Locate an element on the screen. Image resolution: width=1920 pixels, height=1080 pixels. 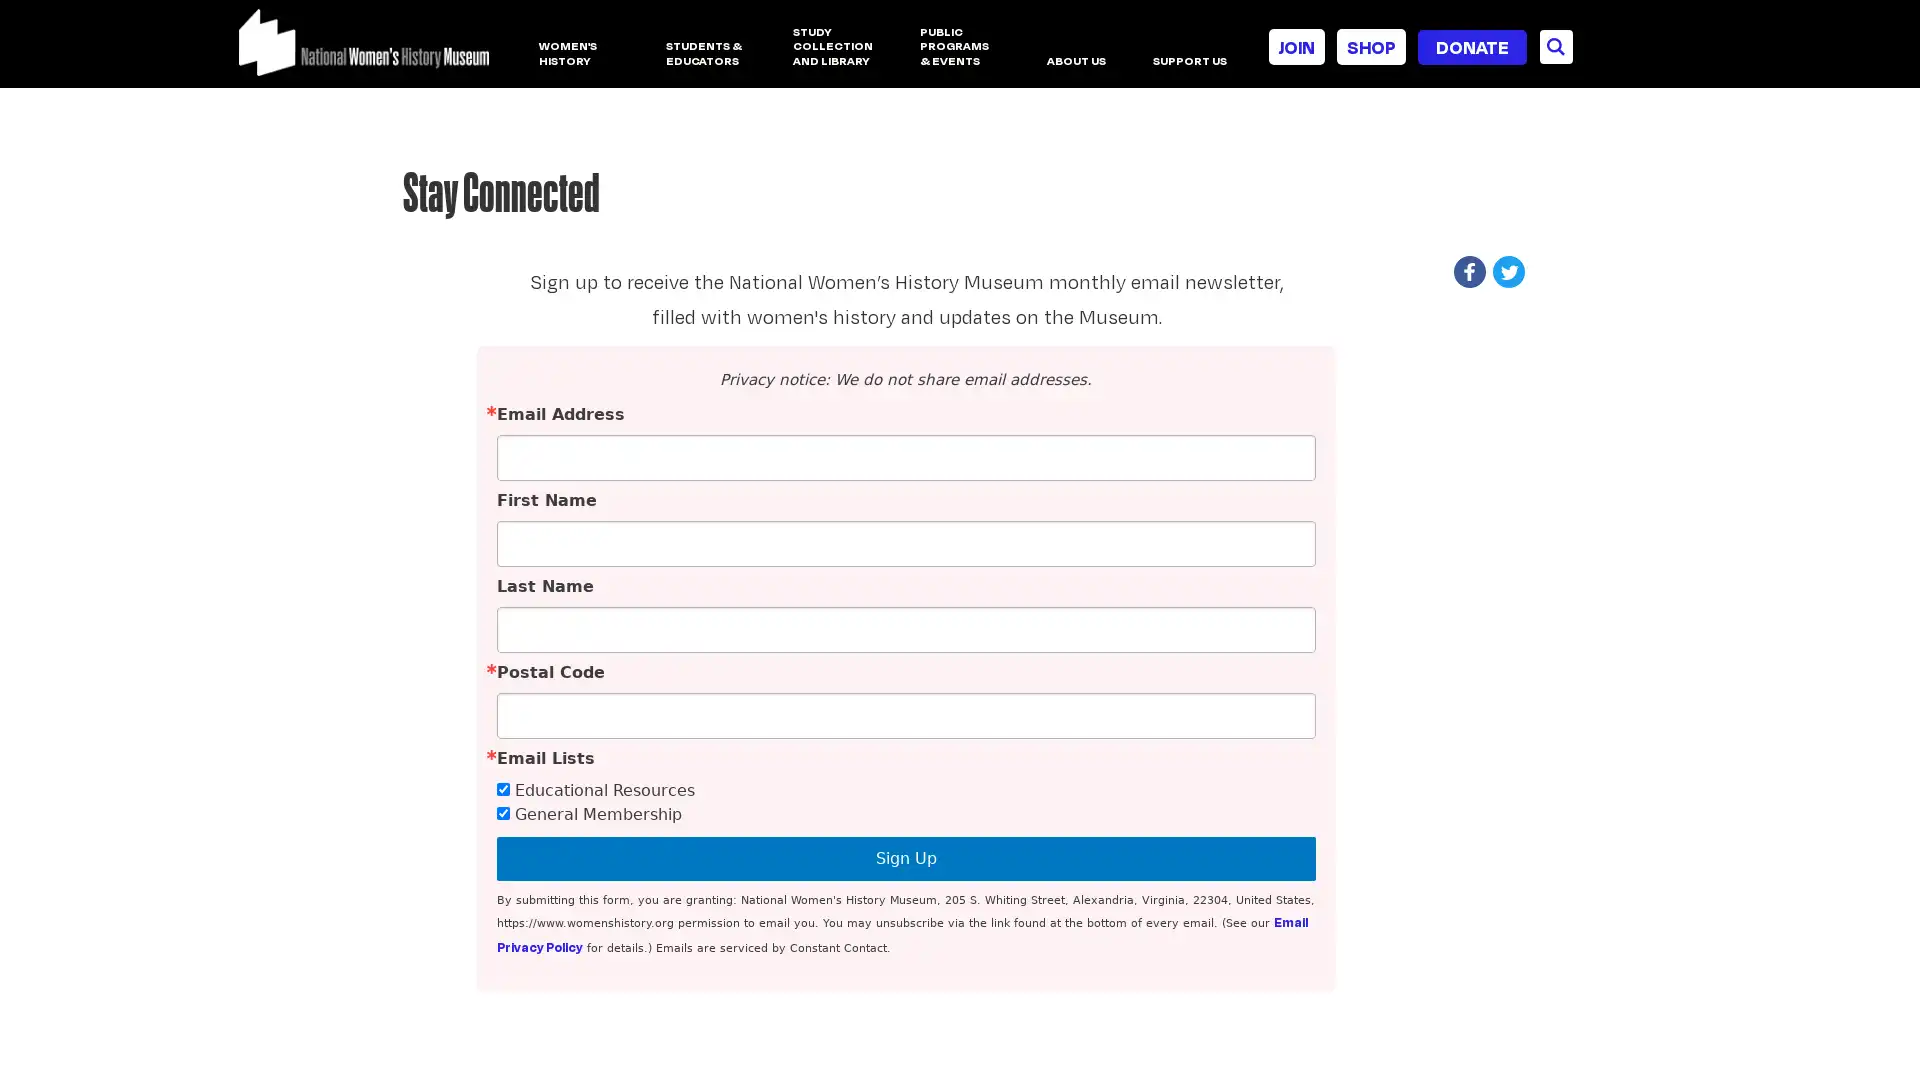
Share to Twitter is located at coordinates (1512, 272).